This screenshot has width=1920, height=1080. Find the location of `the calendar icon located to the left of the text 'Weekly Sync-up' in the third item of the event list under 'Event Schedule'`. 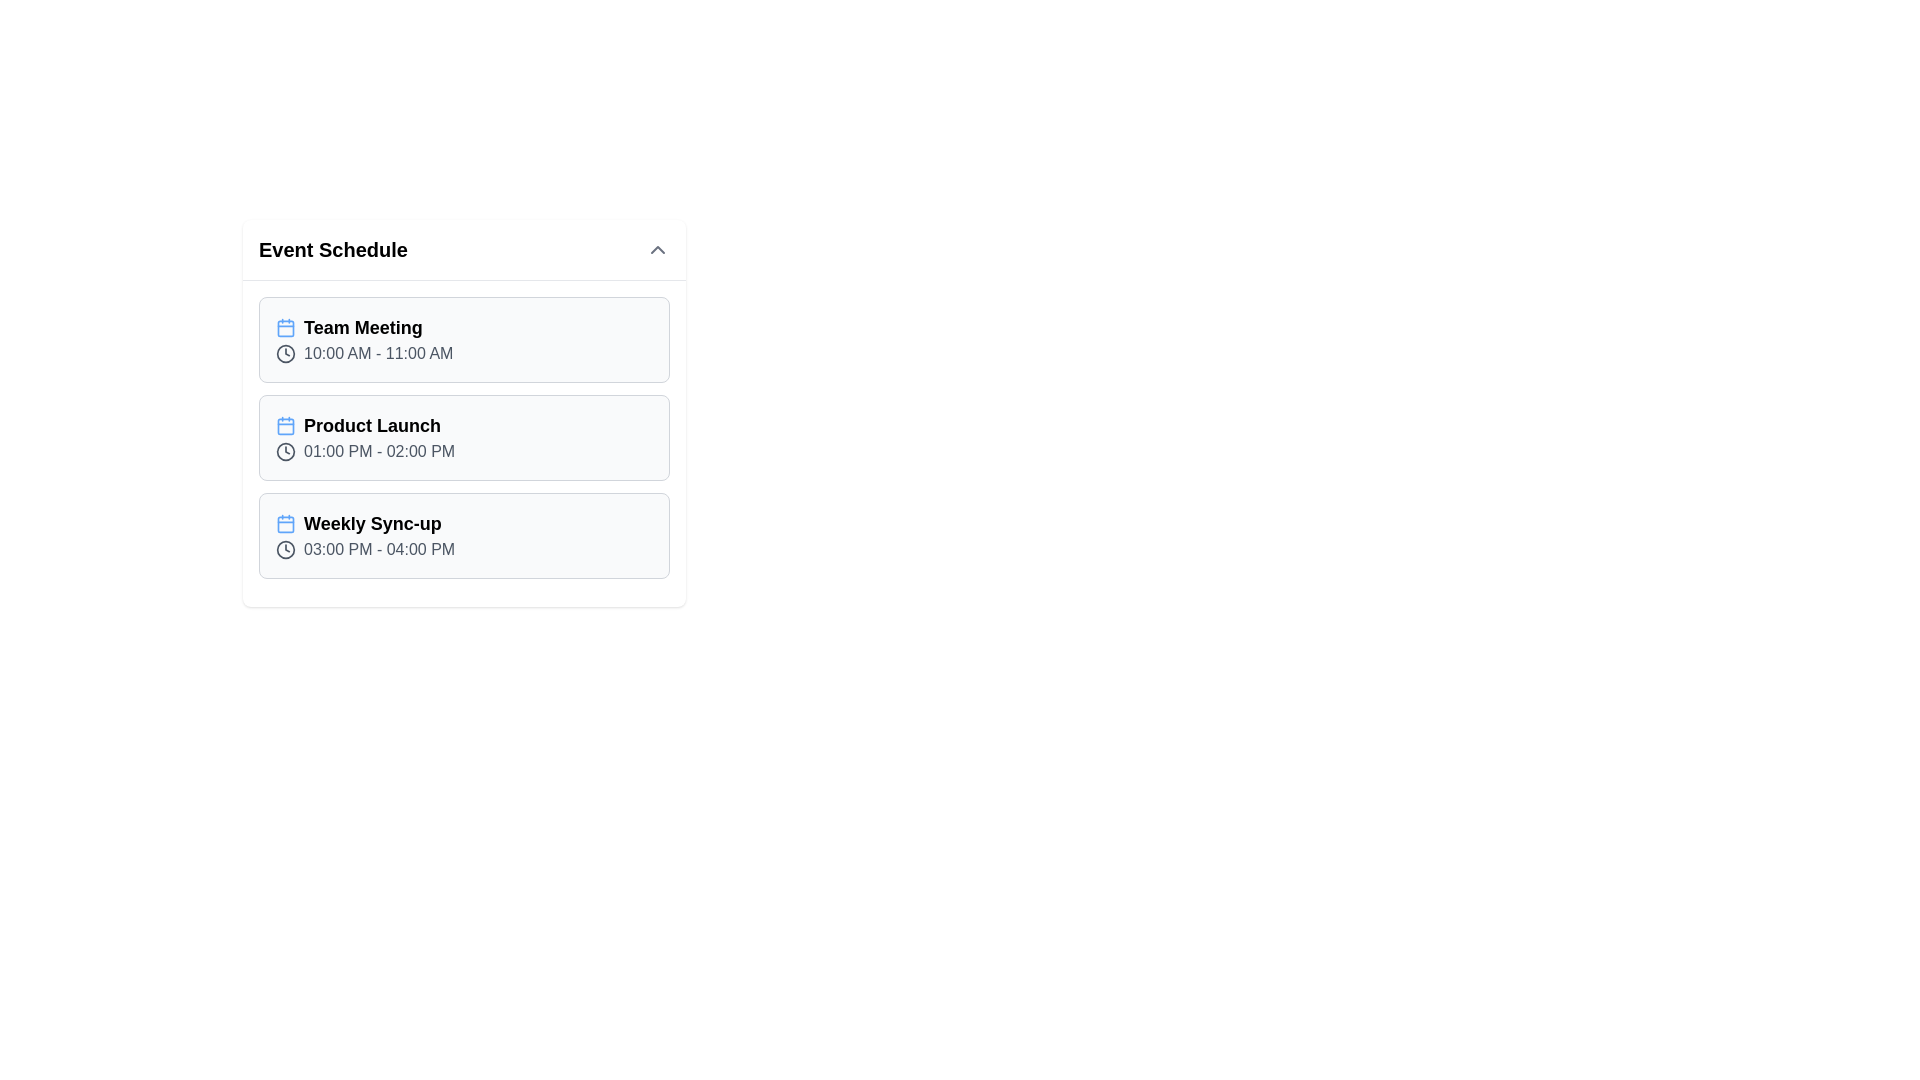

the calendar icon located to the left of the text 'Weekly Sync-up' in the third item of the event list under 'Event Schedule' is located at coordinates (285, 523).